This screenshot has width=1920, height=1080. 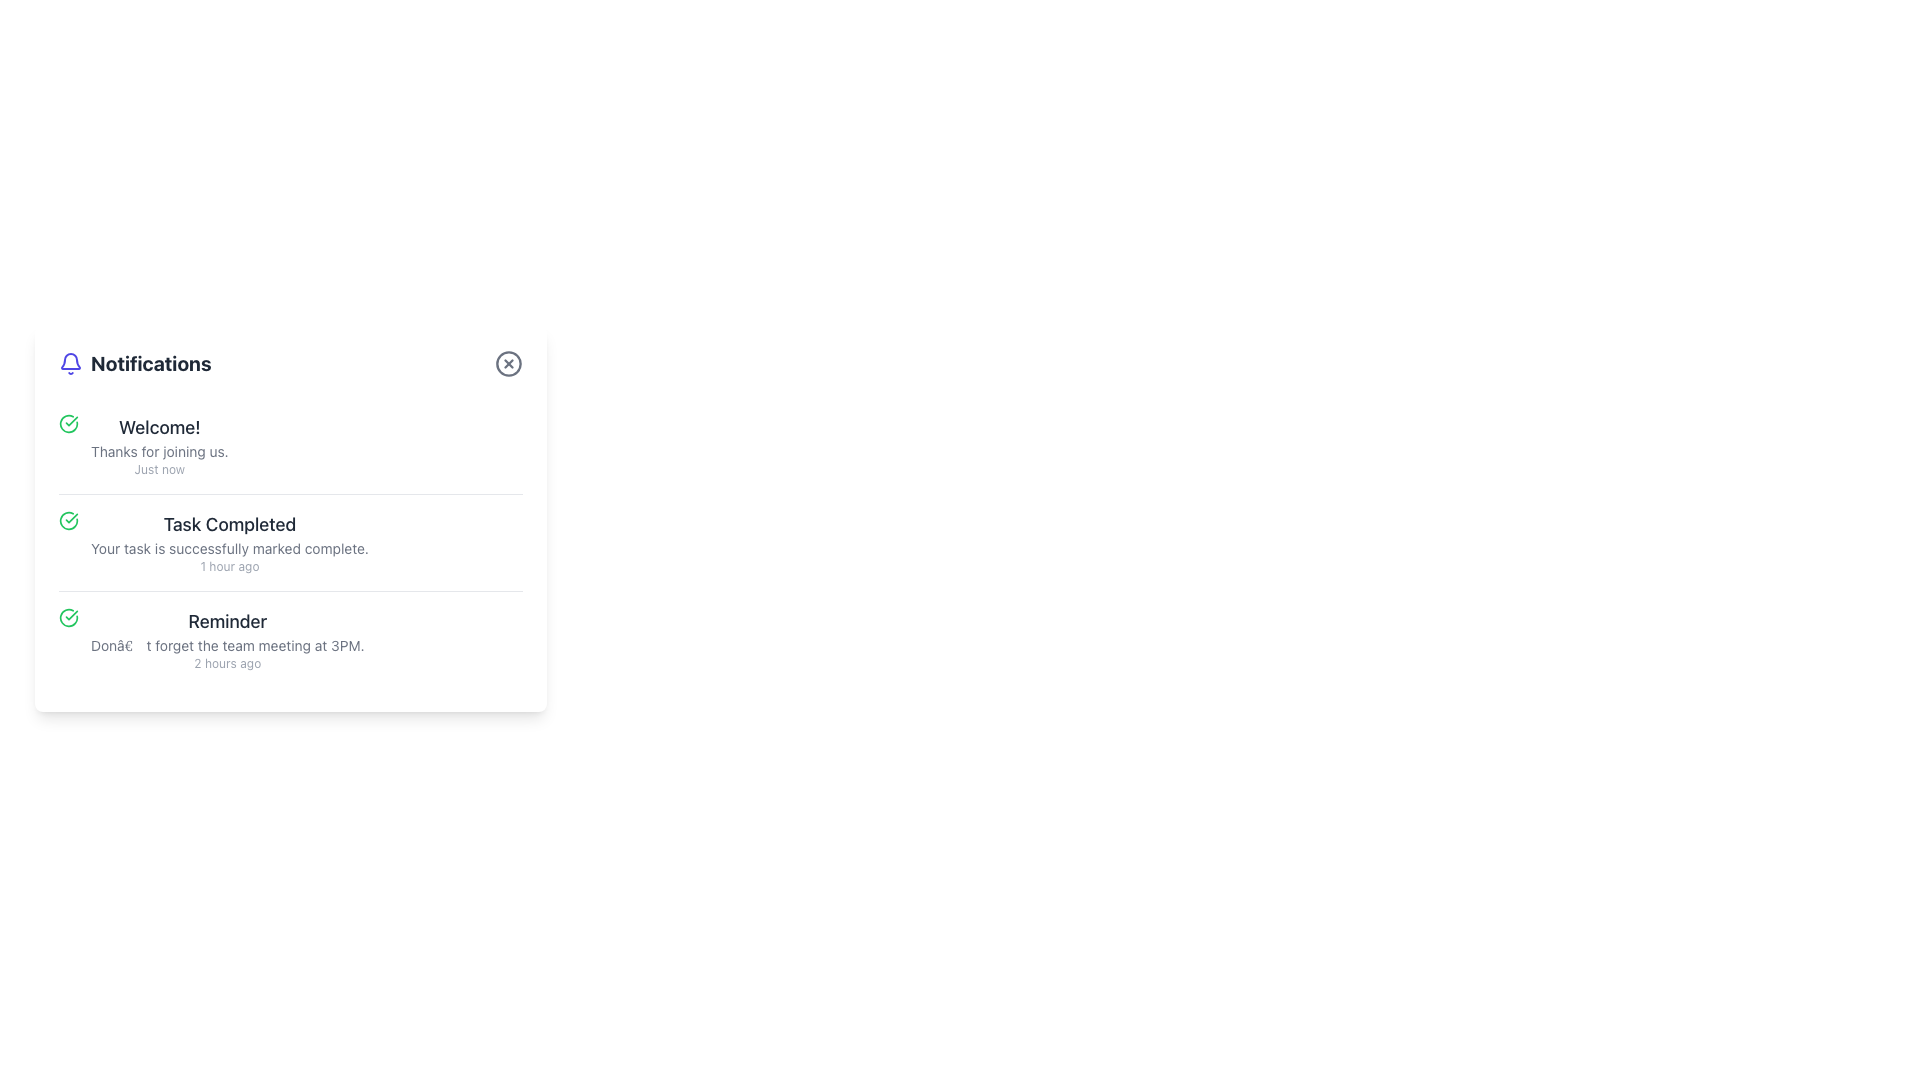 I want to click on the Text Label located below the 'Welcome!' text and above the 'Just now' timestamp within a notification entry, so click(x=158, y=451).